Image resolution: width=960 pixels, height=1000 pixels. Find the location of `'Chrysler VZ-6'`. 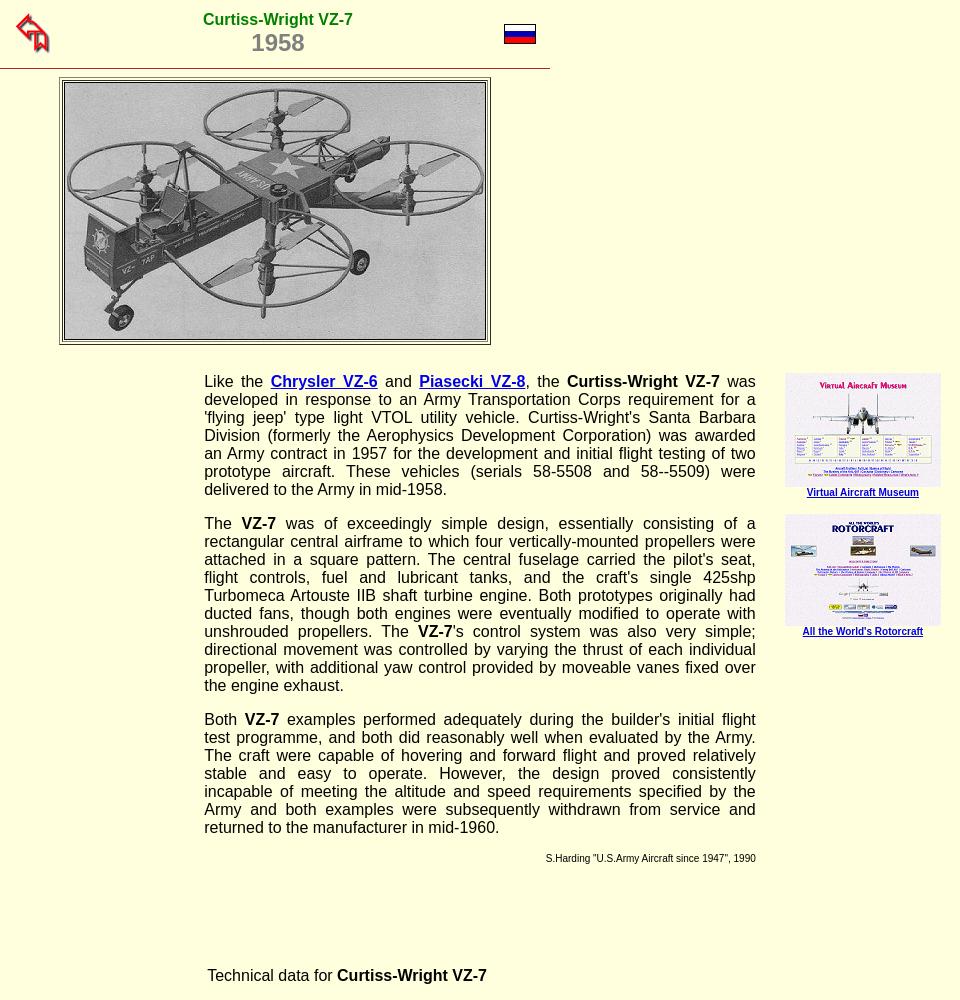

'Chrysler VZ-6' is located at coordinates (323, 381).